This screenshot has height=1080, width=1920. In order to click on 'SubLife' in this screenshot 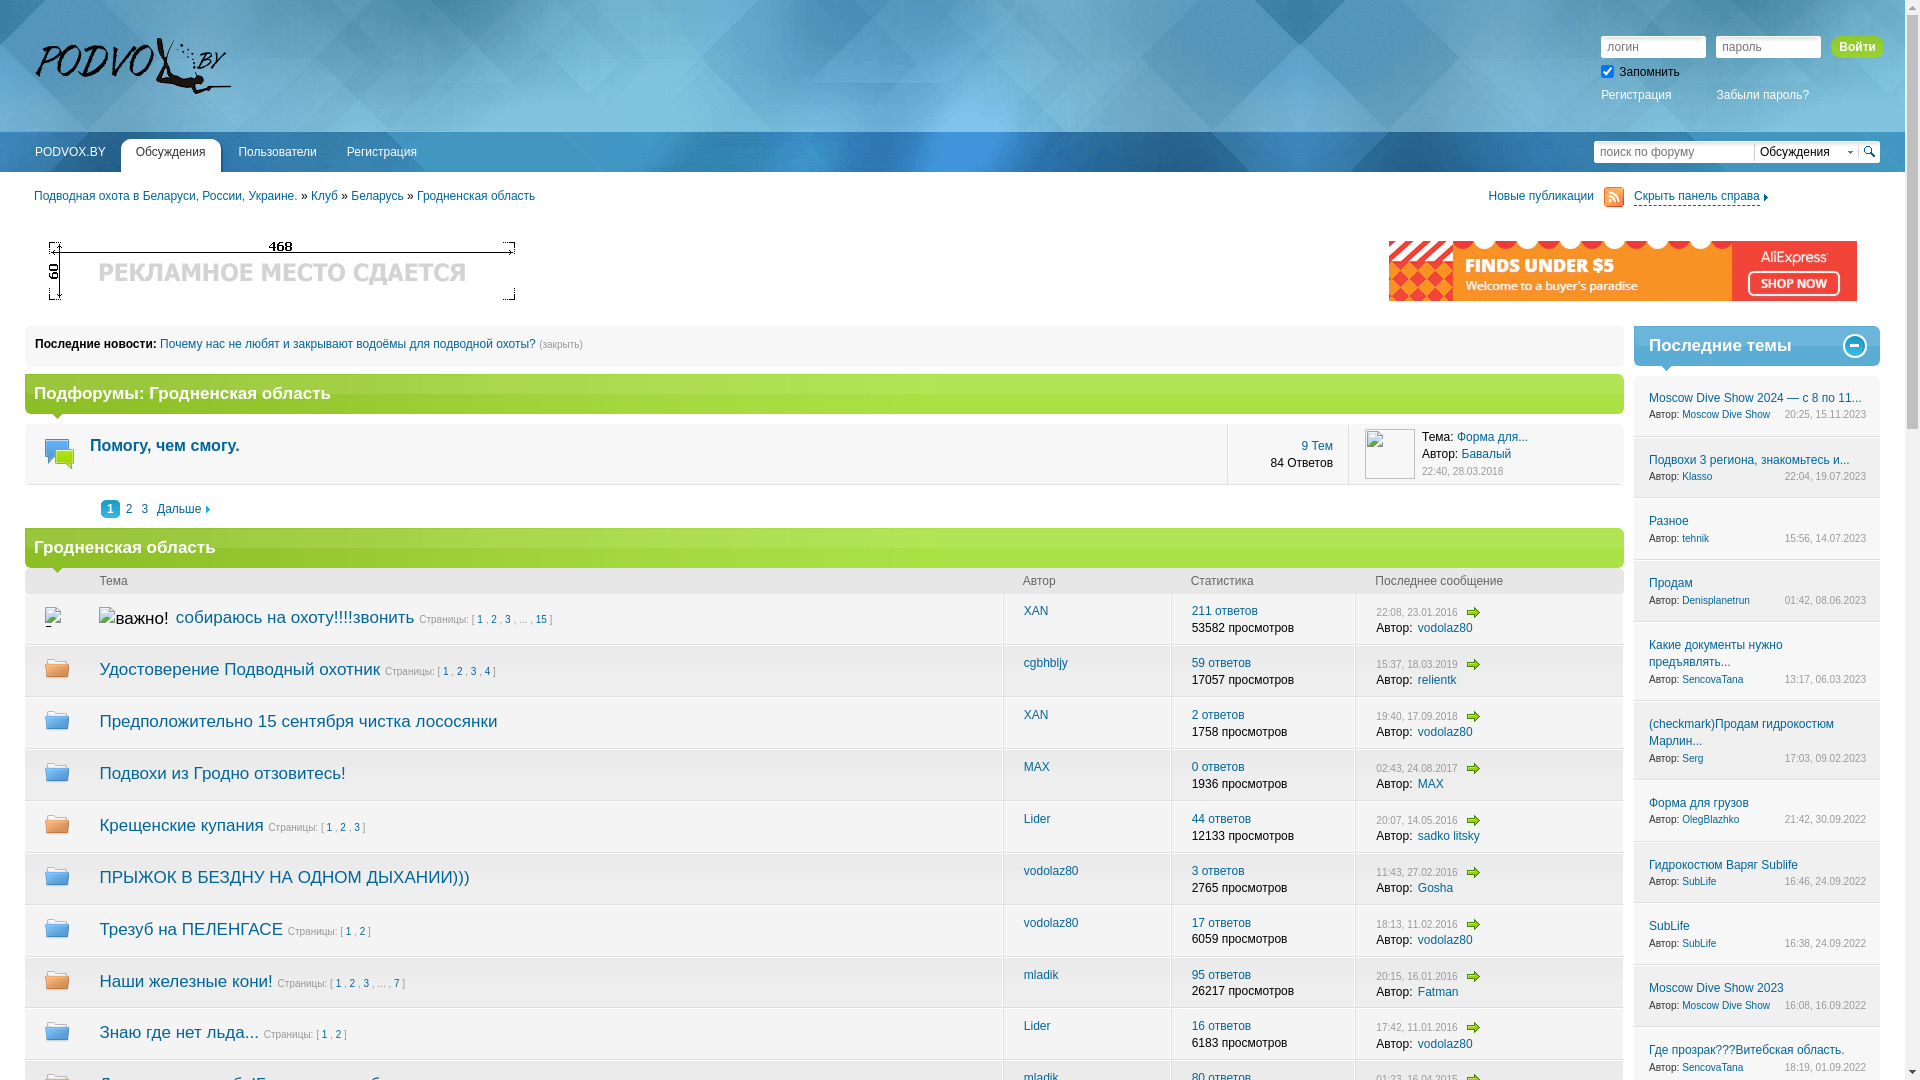, I will do `click(1680, 943)`.